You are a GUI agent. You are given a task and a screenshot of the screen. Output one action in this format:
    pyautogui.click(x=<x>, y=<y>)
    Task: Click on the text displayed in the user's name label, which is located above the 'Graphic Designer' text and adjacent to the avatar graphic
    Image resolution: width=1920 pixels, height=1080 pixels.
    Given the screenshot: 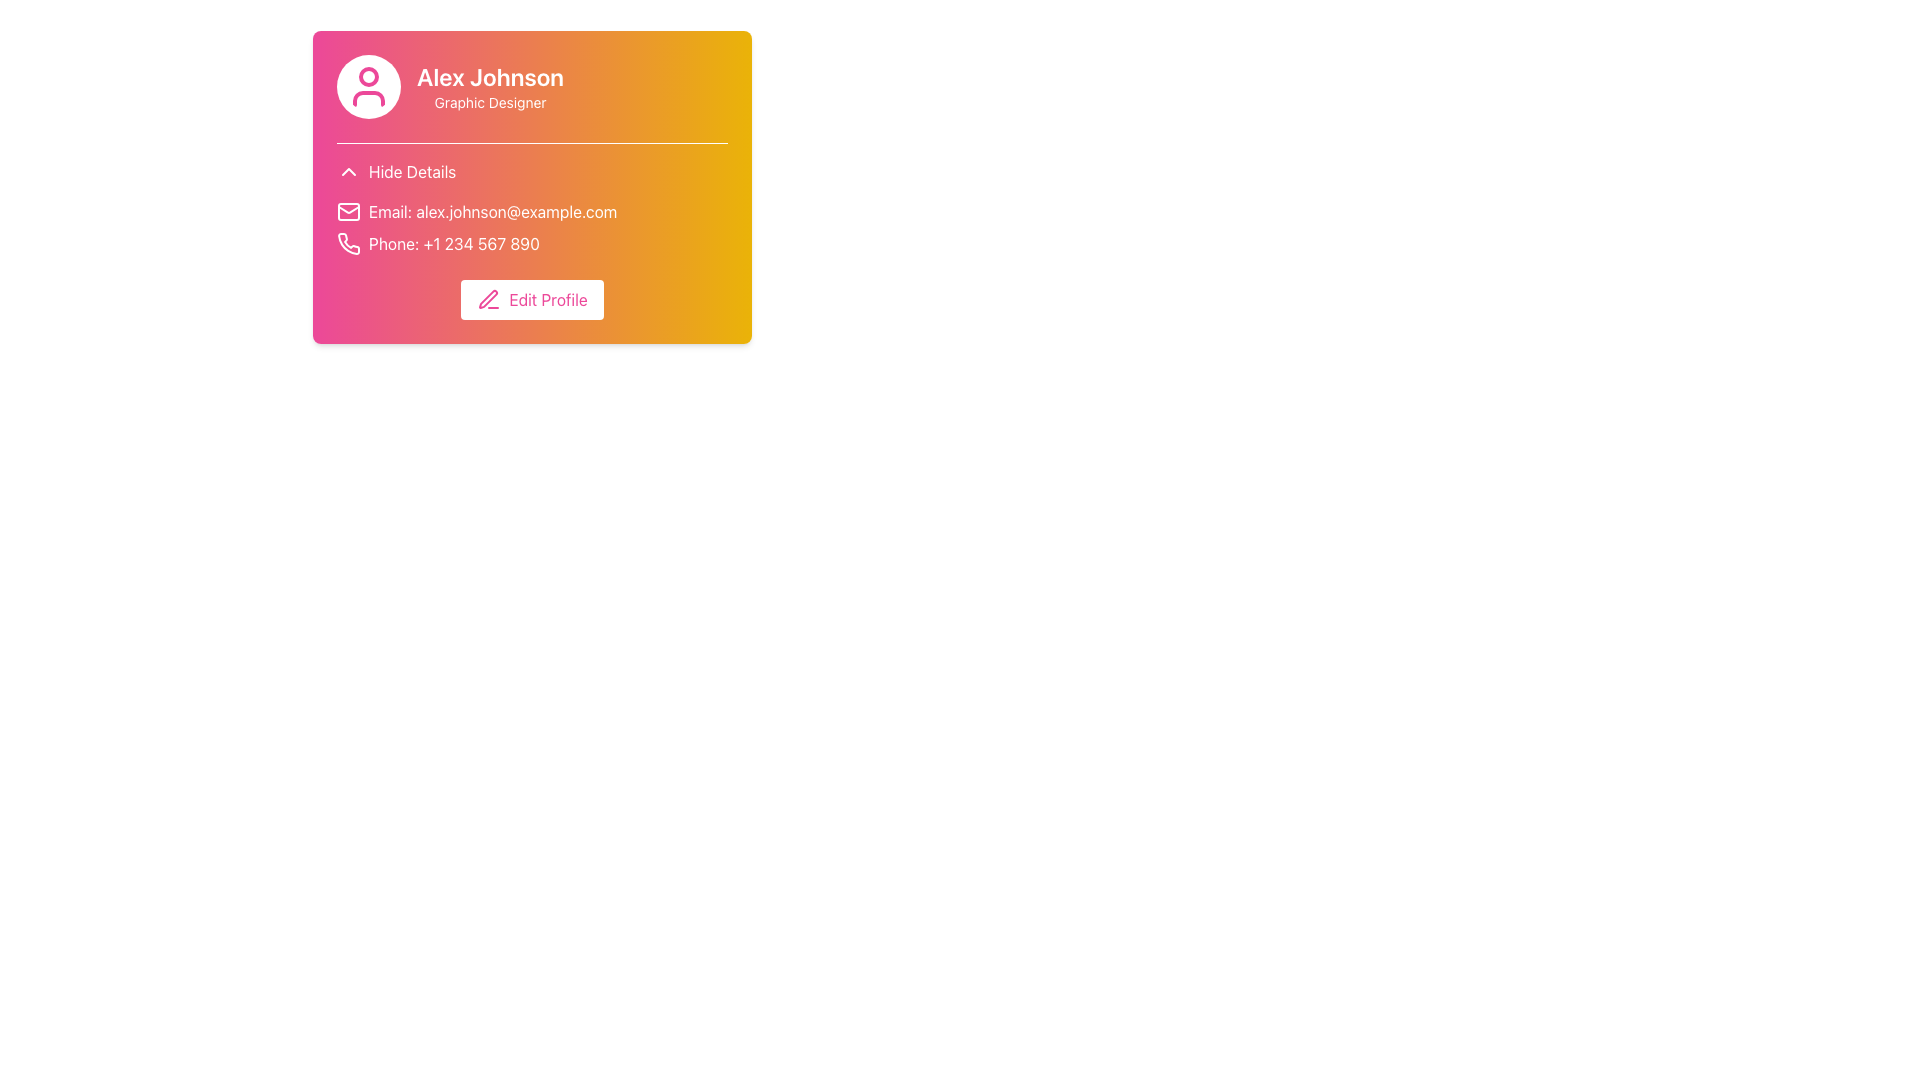 What is the action you would take?
    pyautogui.click(x=490, y=76)
    